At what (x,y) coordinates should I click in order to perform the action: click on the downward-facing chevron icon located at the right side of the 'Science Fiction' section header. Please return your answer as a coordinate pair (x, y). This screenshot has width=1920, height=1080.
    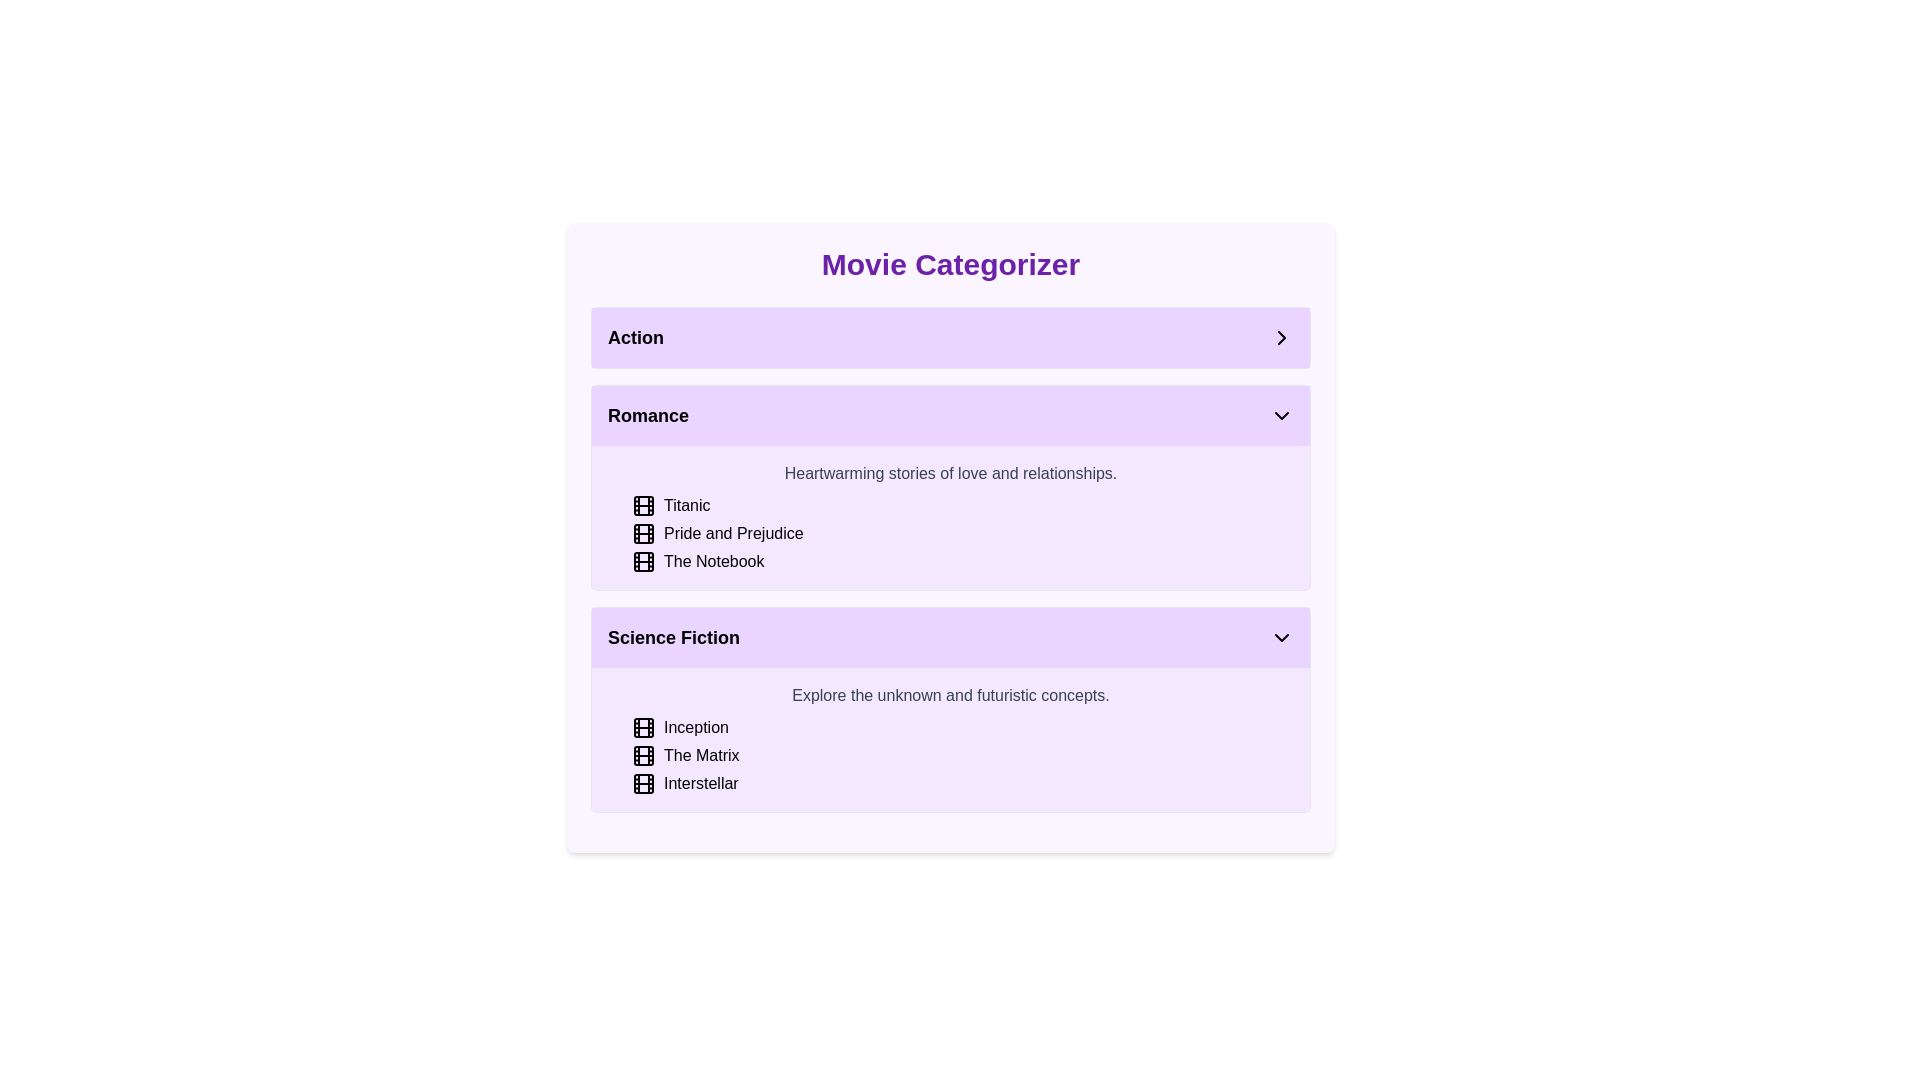
    Looking at the image, I should click on (1281, 637).